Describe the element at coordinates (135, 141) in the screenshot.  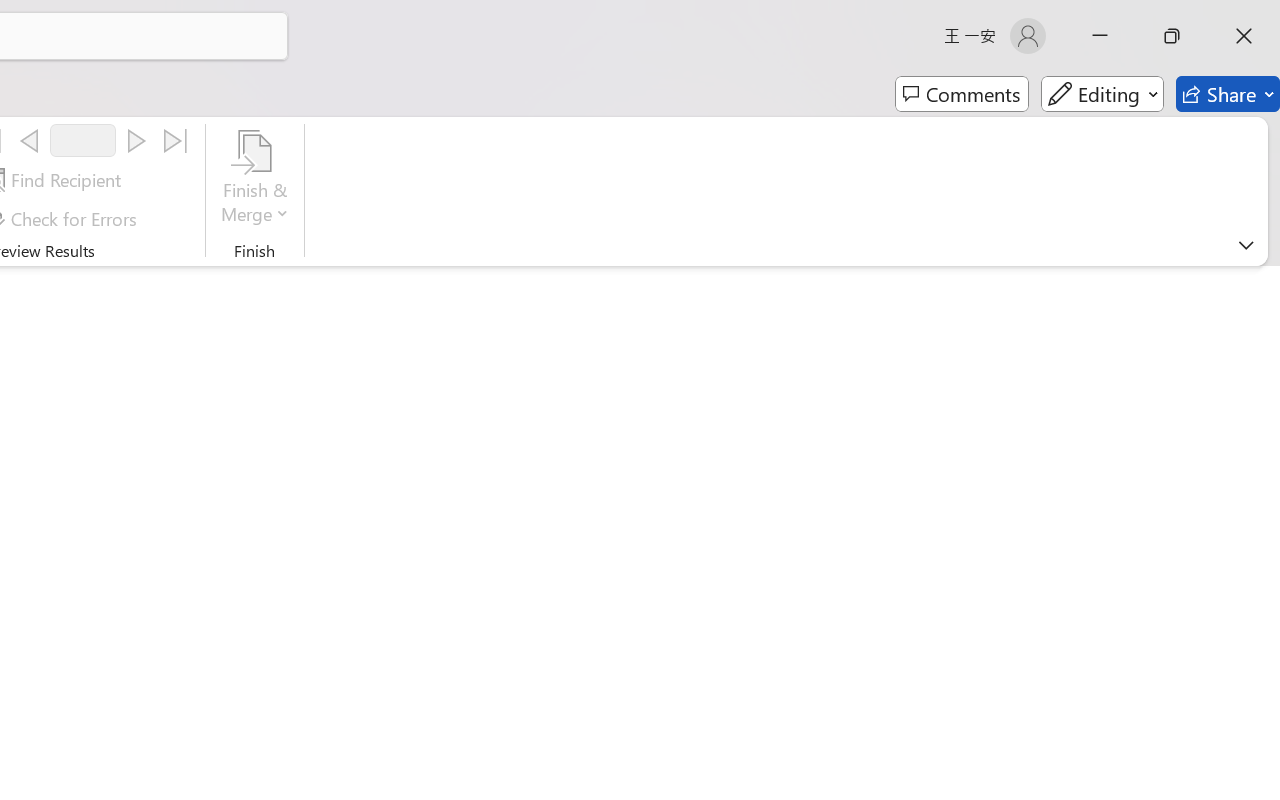
I see `'Next'` at that location.